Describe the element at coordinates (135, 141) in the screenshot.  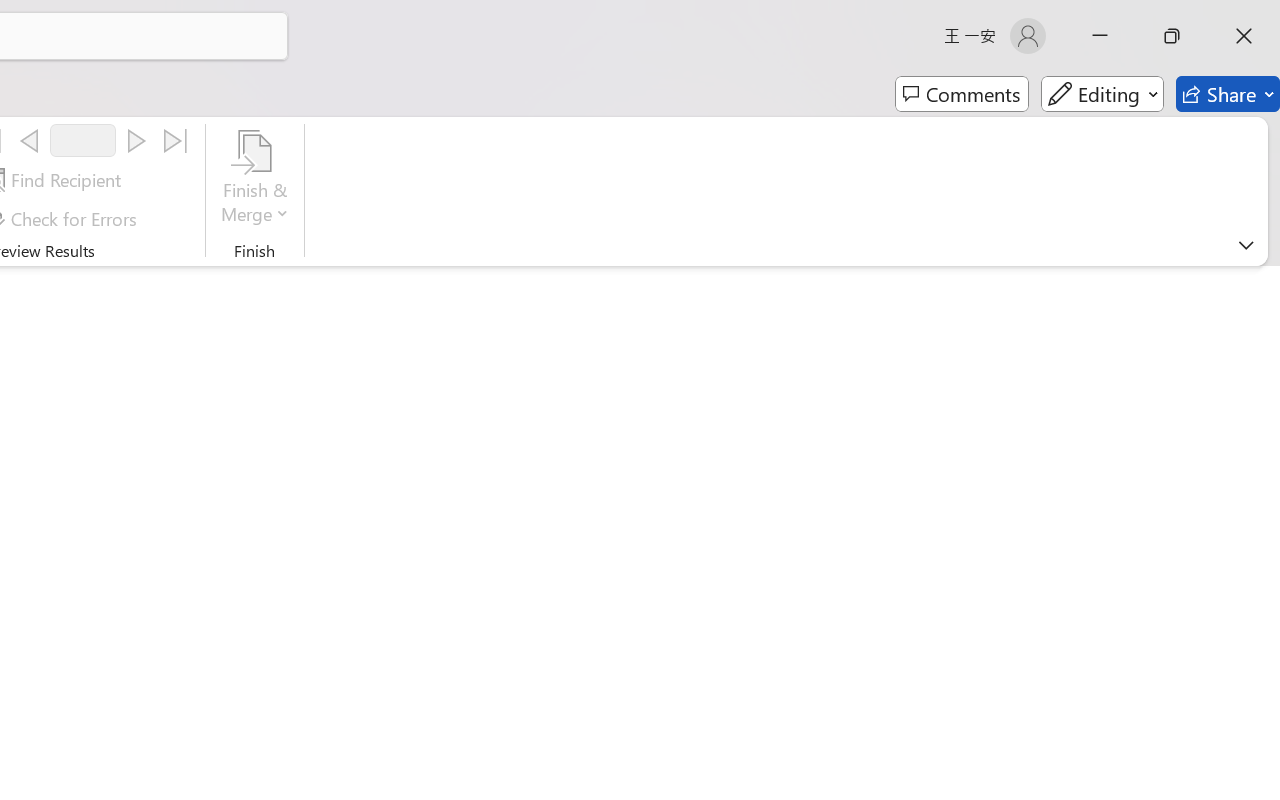
I see `'Next'` at that location.